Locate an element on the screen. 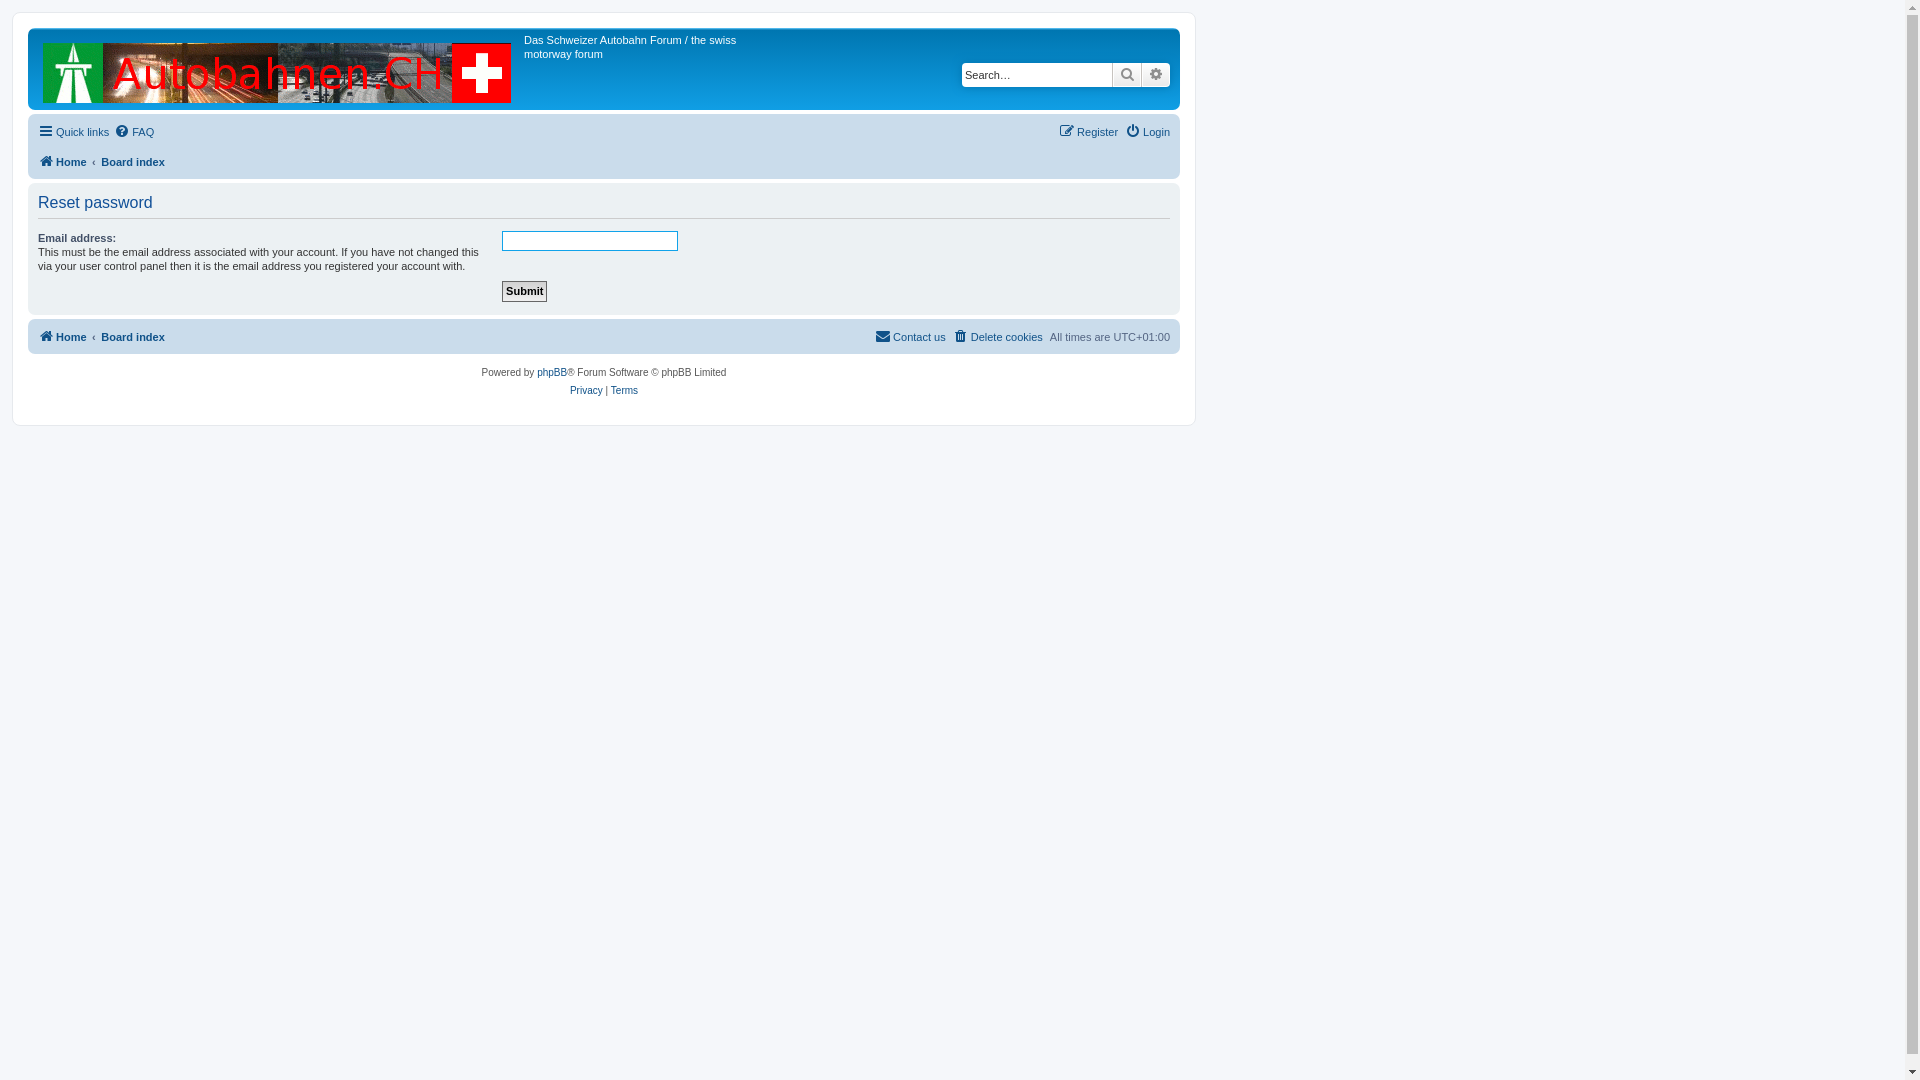 The width and height of the screenshot is (1920, 1080). 'phpBB' is located at coordinates (552, 373).